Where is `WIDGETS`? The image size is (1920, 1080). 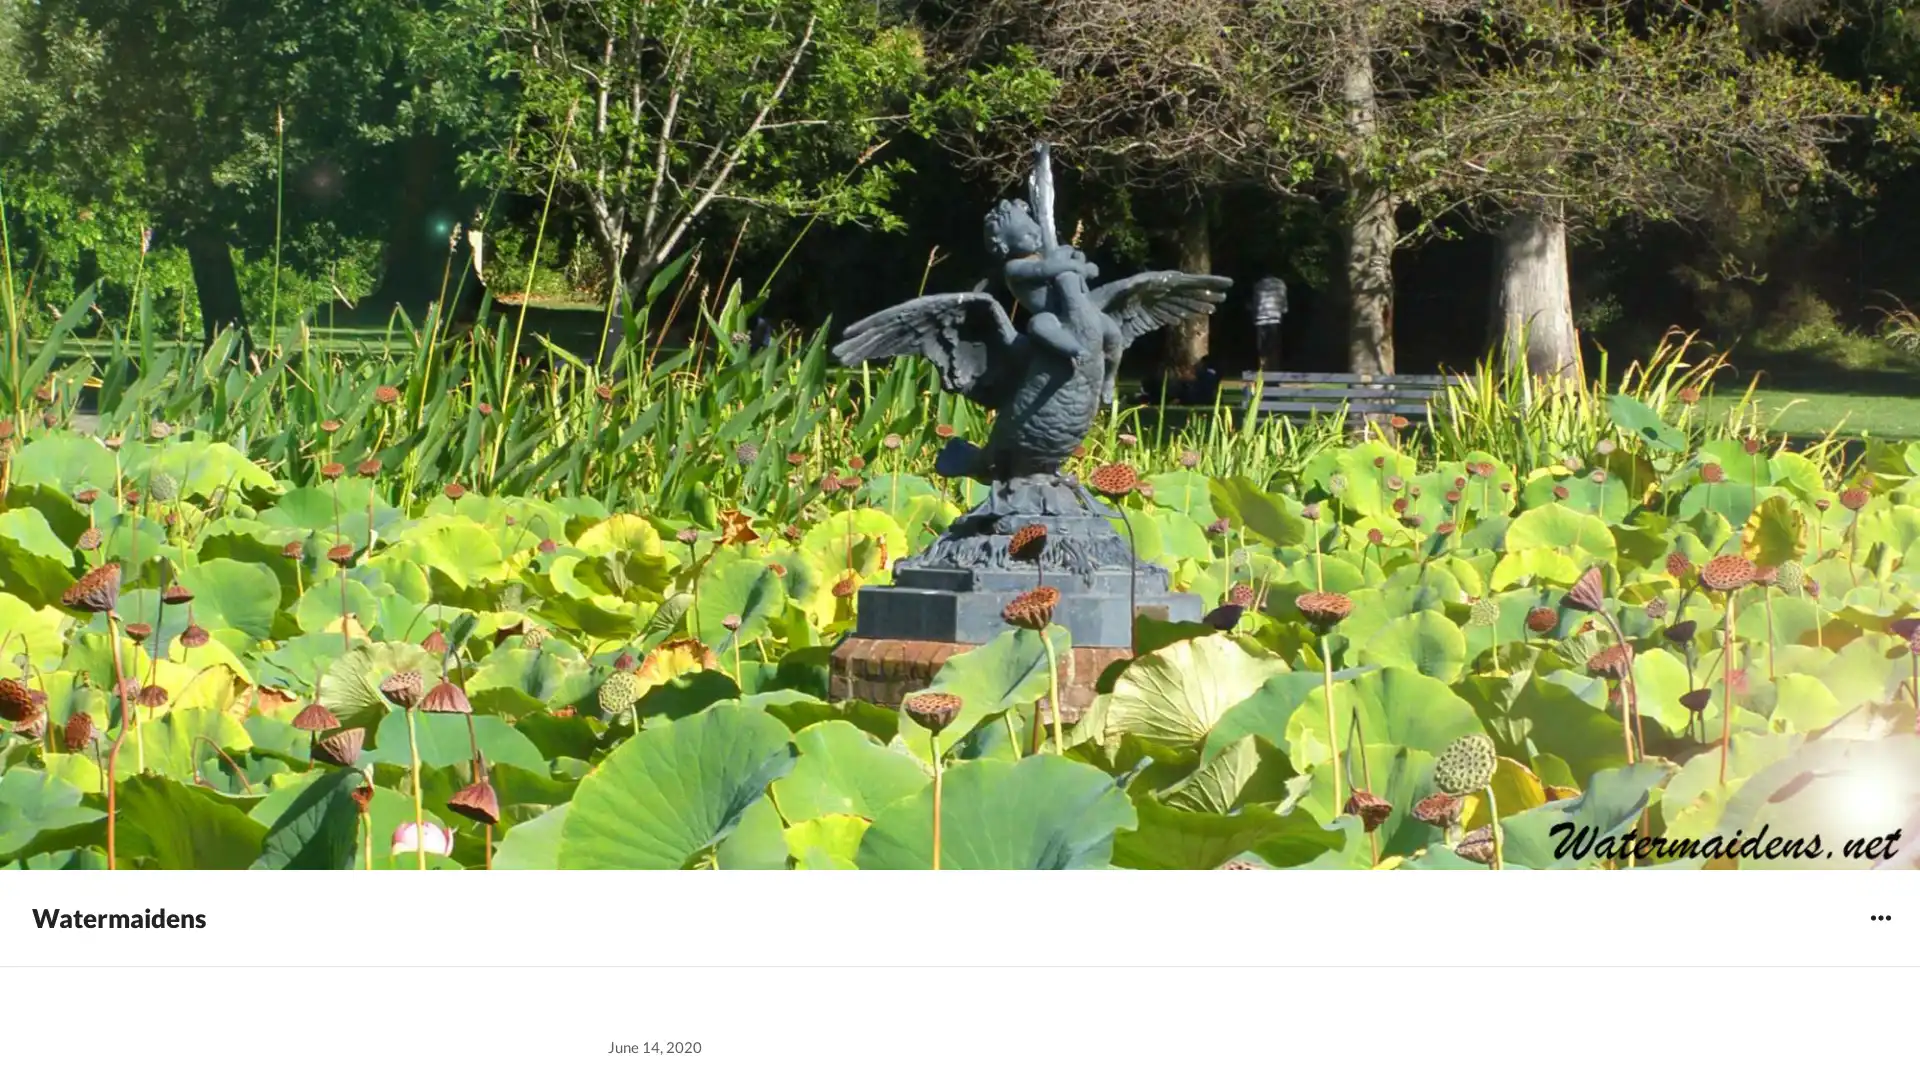
WIDGETS is located at coordinates (1879, 917).